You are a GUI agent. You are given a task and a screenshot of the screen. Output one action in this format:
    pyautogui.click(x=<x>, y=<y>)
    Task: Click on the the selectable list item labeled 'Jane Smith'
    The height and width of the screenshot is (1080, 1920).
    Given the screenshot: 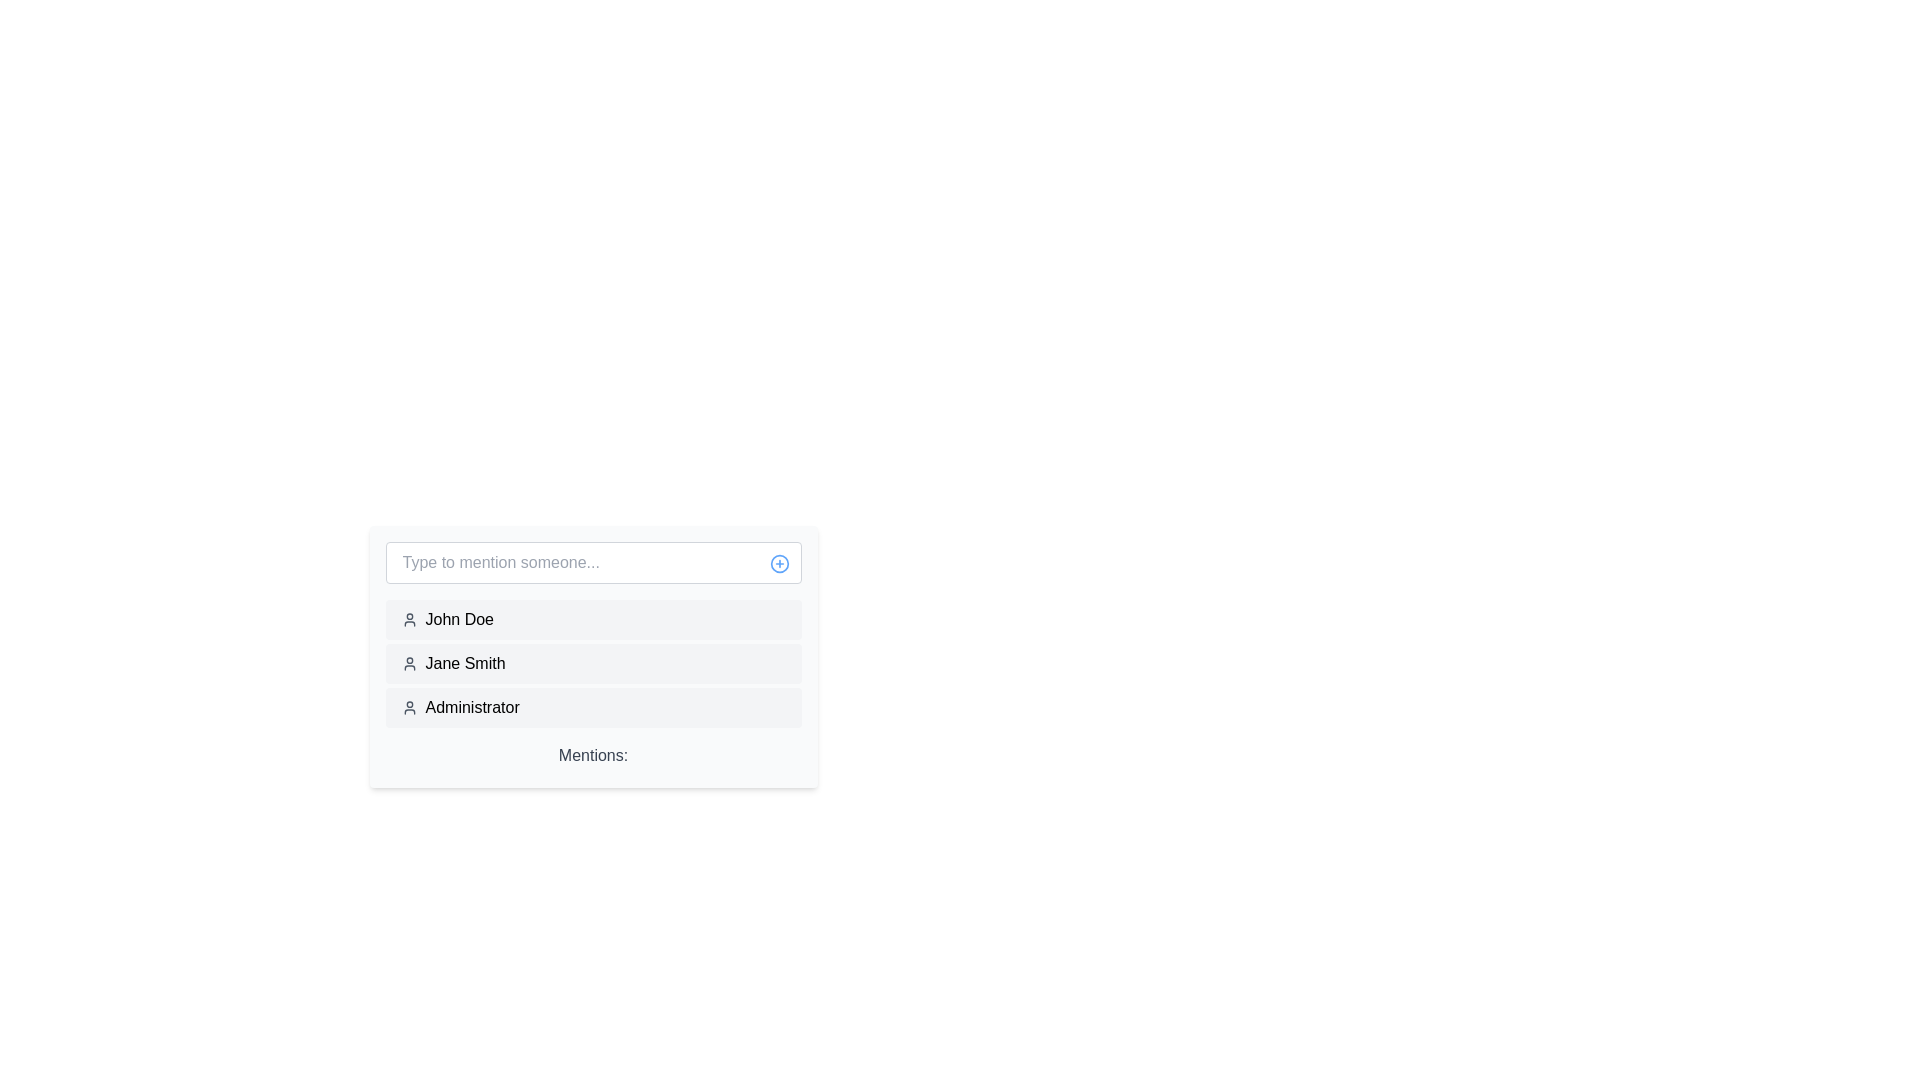 What is the action you would take?
    pyautogui.click(x=592, y=663)
    